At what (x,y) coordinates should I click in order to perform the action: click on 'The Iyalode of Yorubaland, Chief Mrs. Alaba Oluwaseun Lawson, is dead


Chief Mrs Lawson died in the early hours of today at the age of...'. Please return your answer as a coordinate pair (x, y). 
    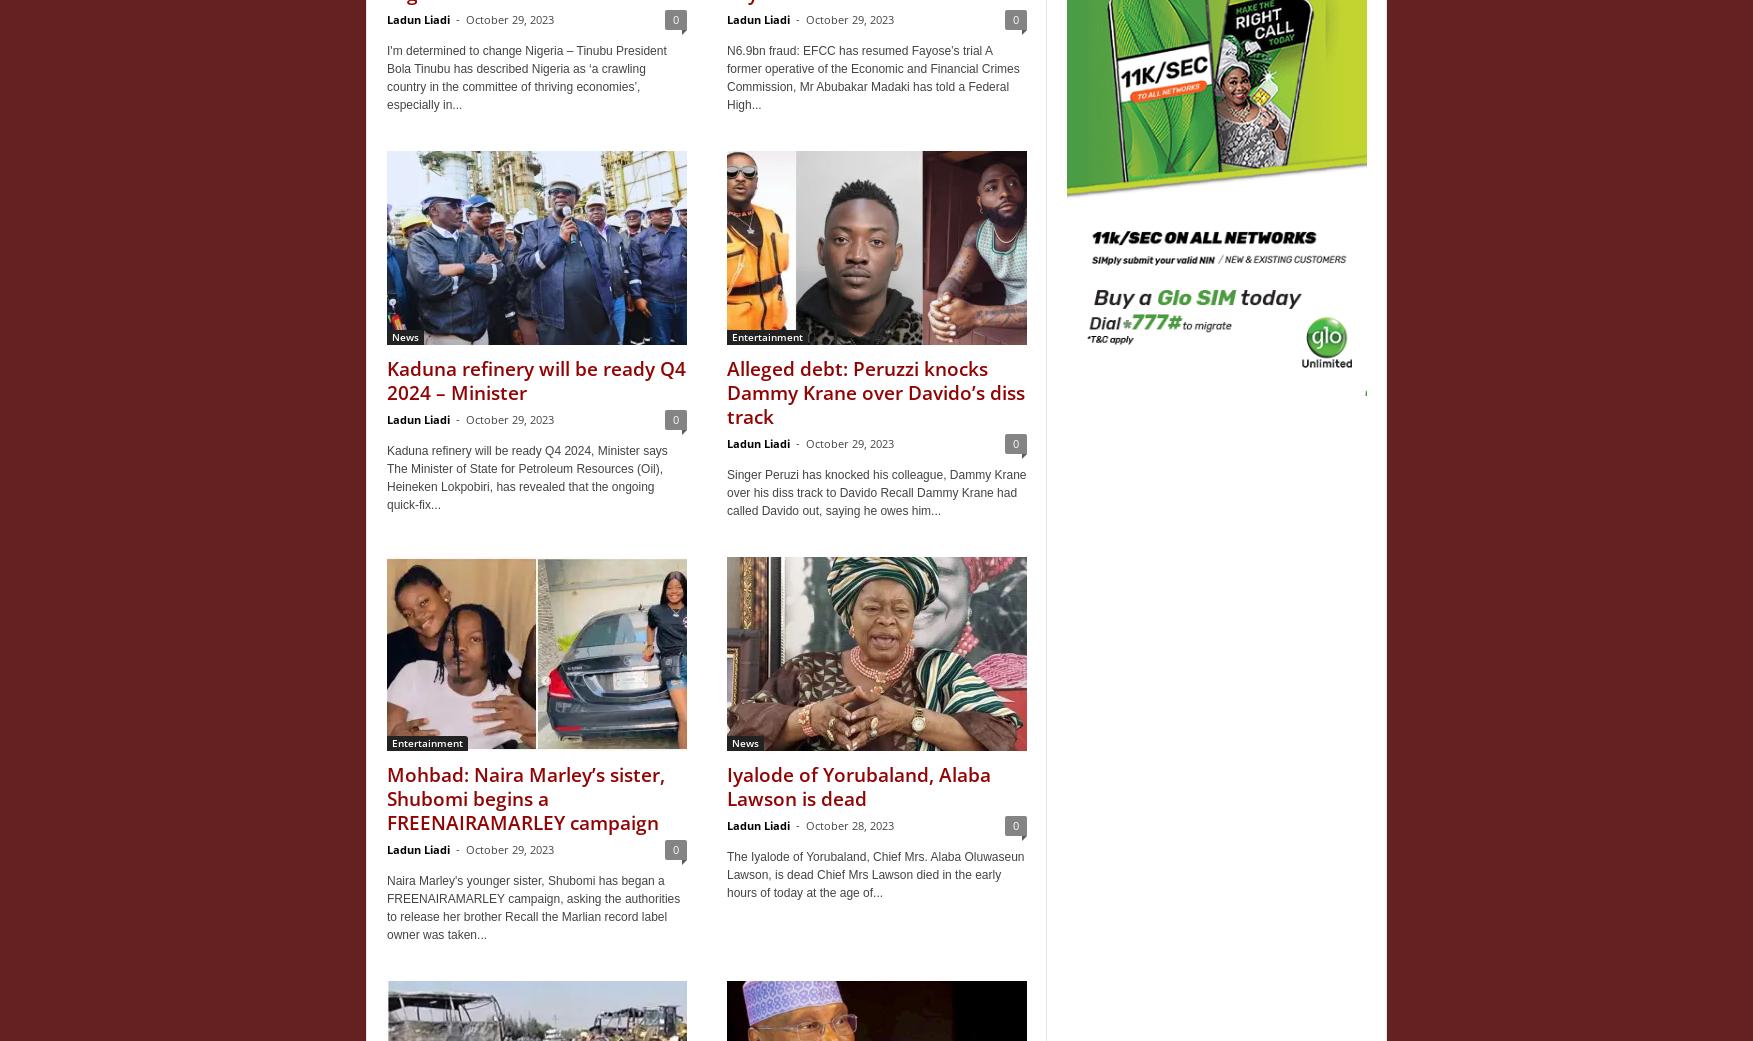
    Looking at the image, I should click on (875, 873).